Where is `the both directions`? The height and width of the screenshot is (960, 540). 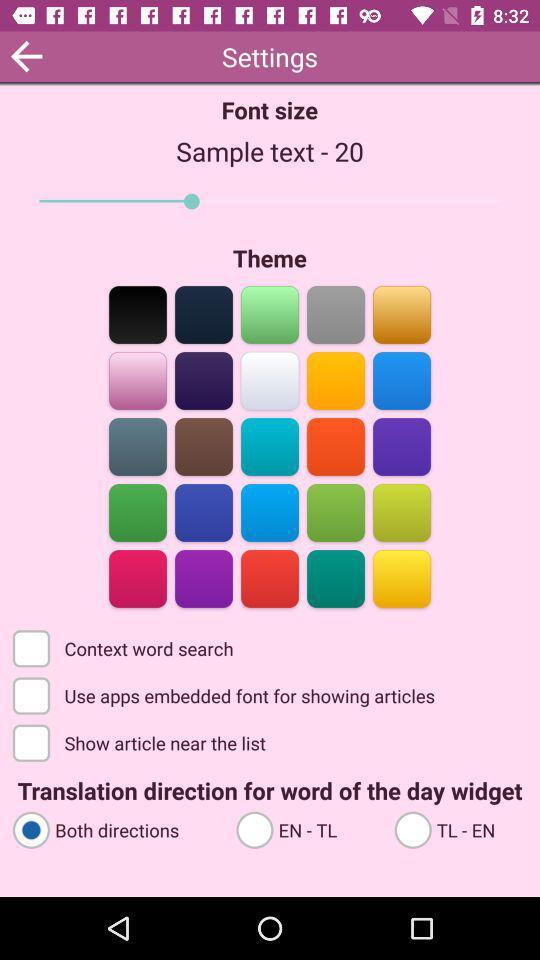 the both directions is located at coordinates (115, 829).